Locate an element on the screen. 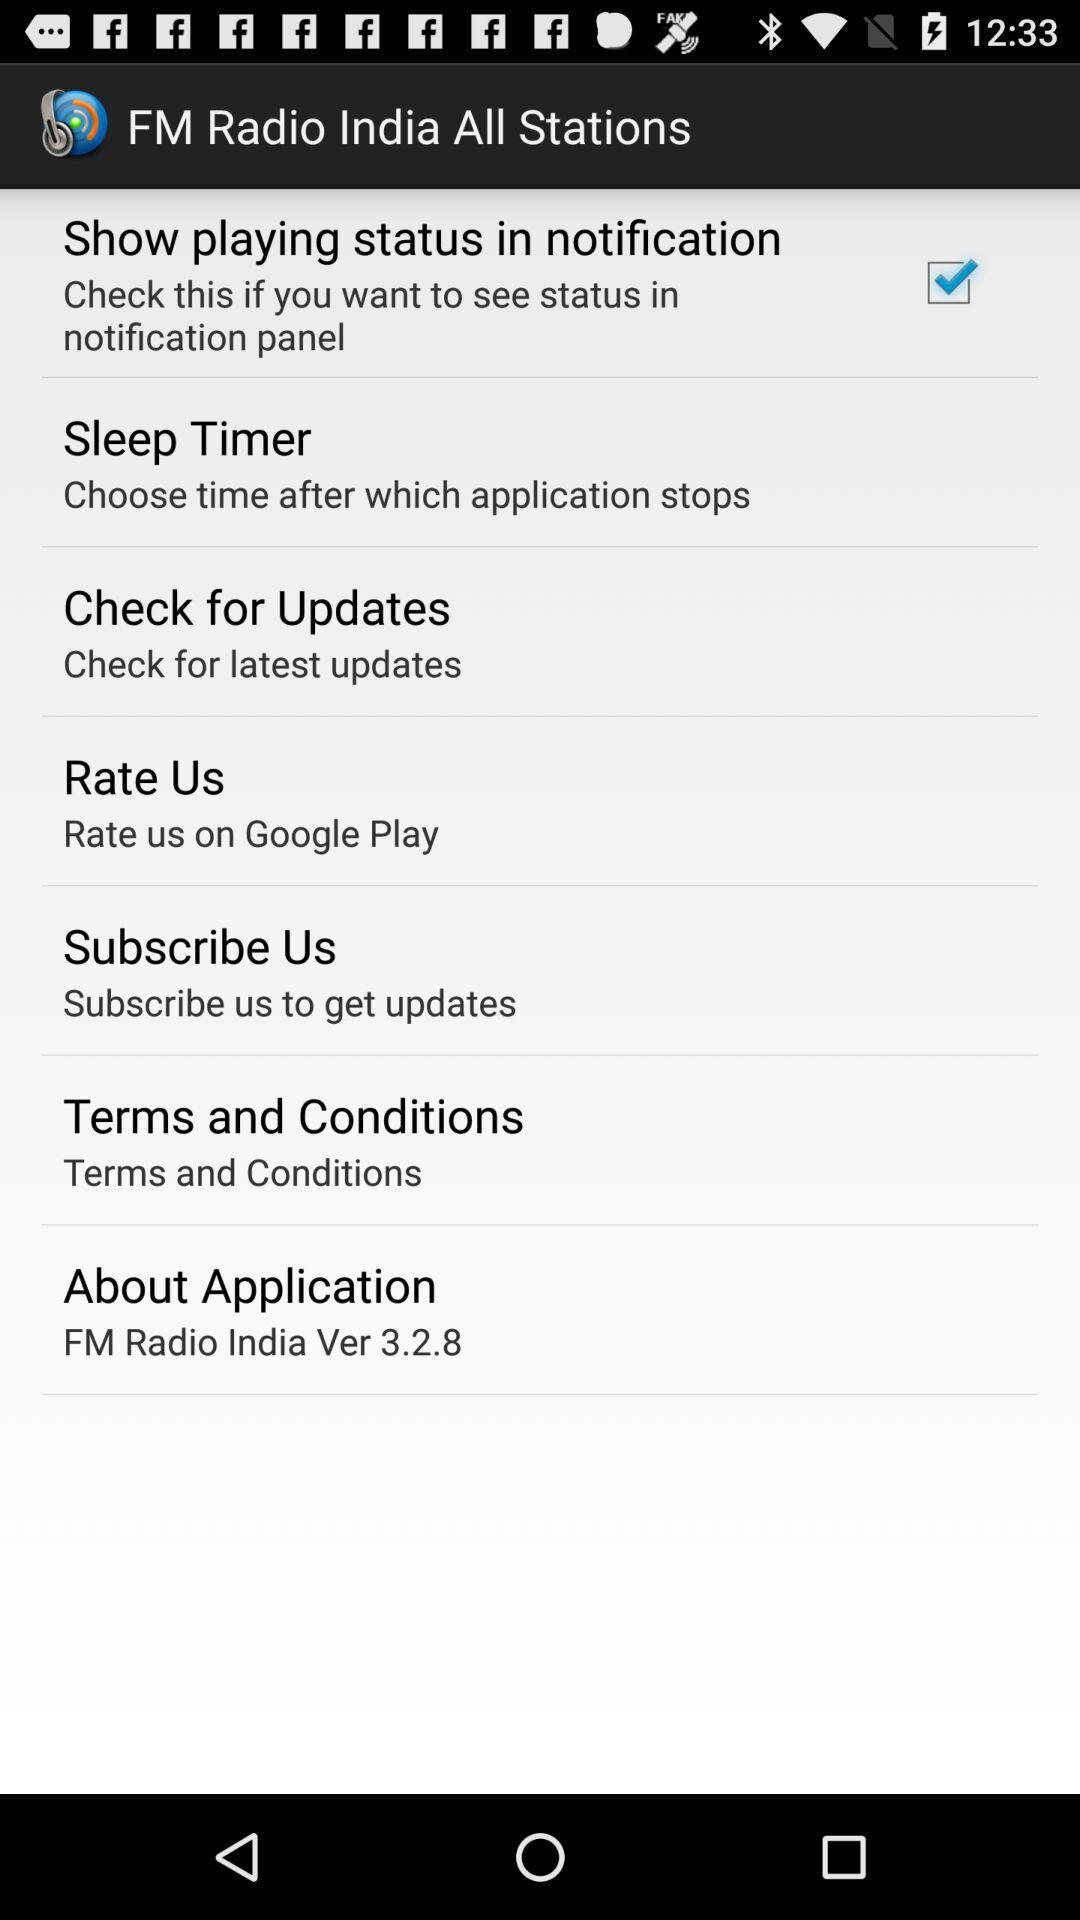  item next to the check this if item is located at coordinates (947, 281).